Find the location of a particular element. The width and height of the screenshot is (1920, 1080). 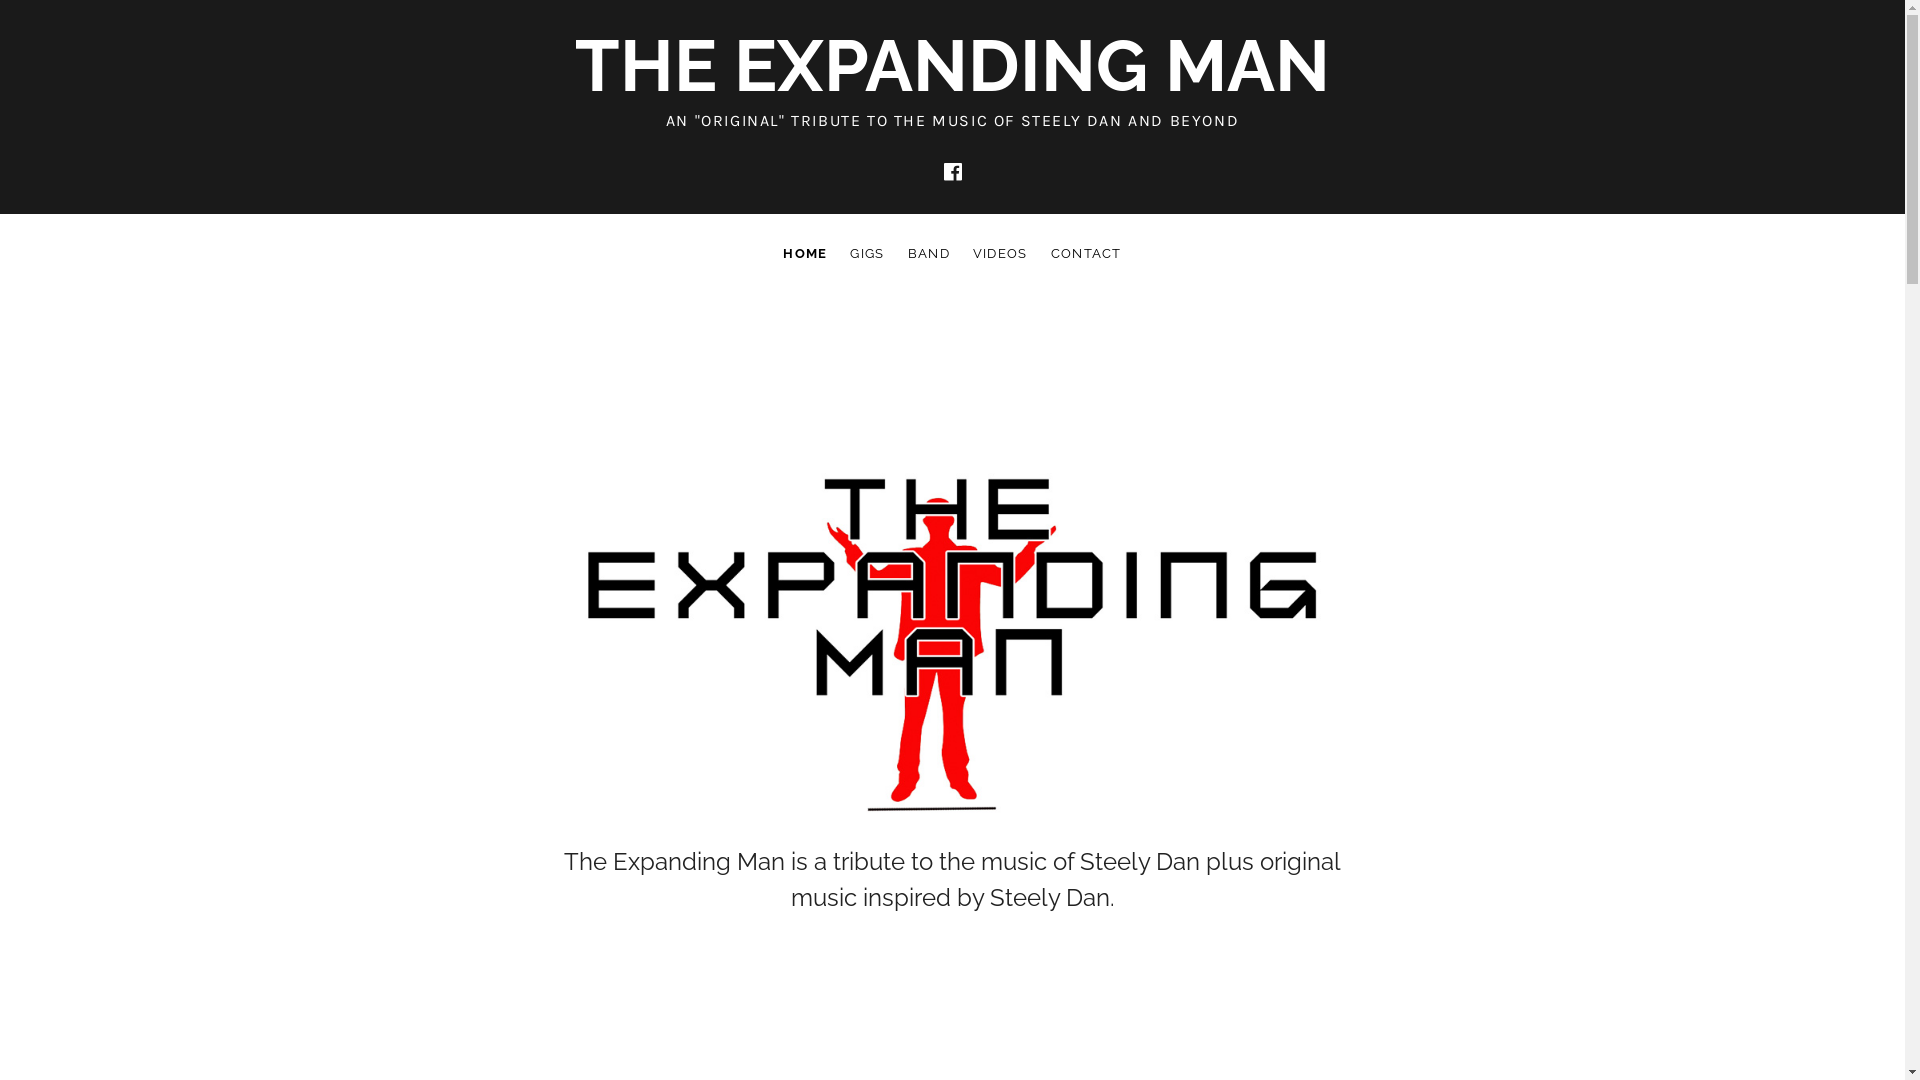

'BAND' is located at coordinates (928, 253).